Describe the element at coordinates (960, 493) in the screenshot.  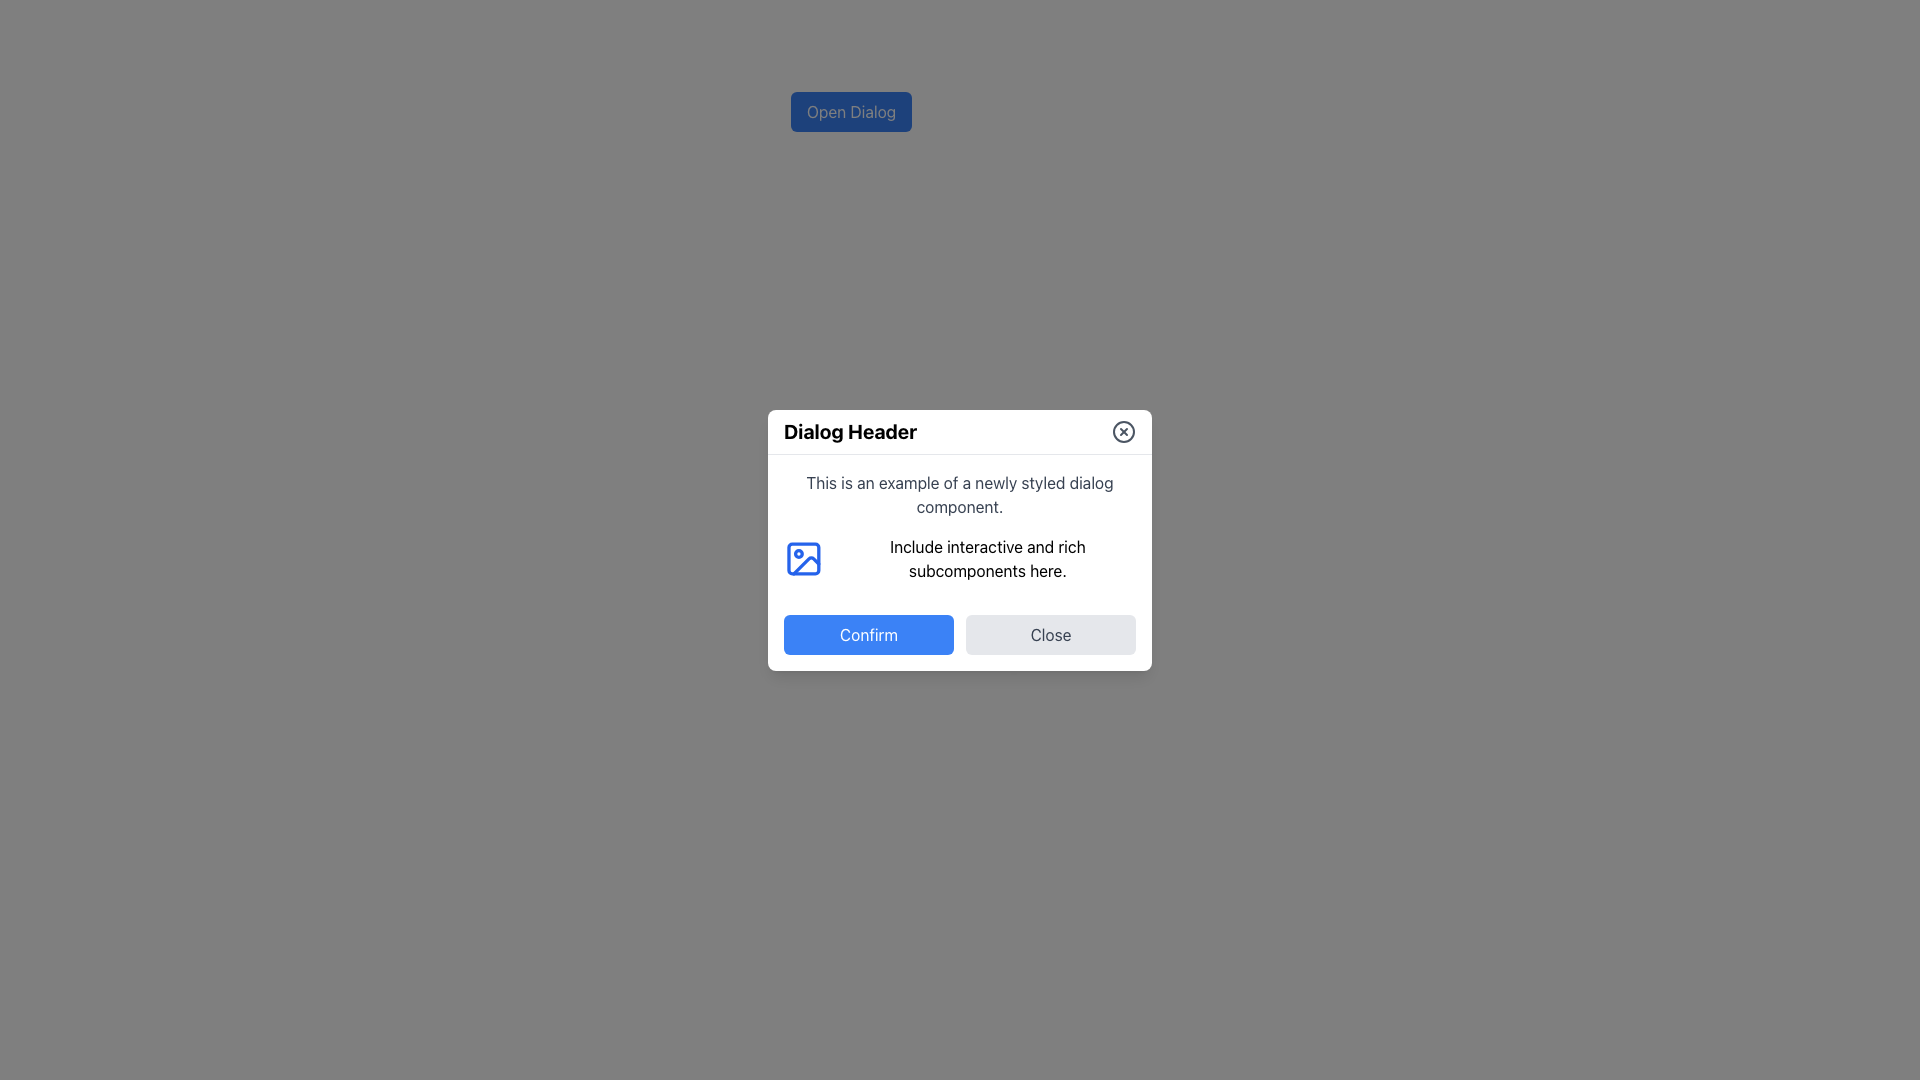
I see `text displayed in the text display element located at the top of the dialog content area, directly below the dialog header` at that location.